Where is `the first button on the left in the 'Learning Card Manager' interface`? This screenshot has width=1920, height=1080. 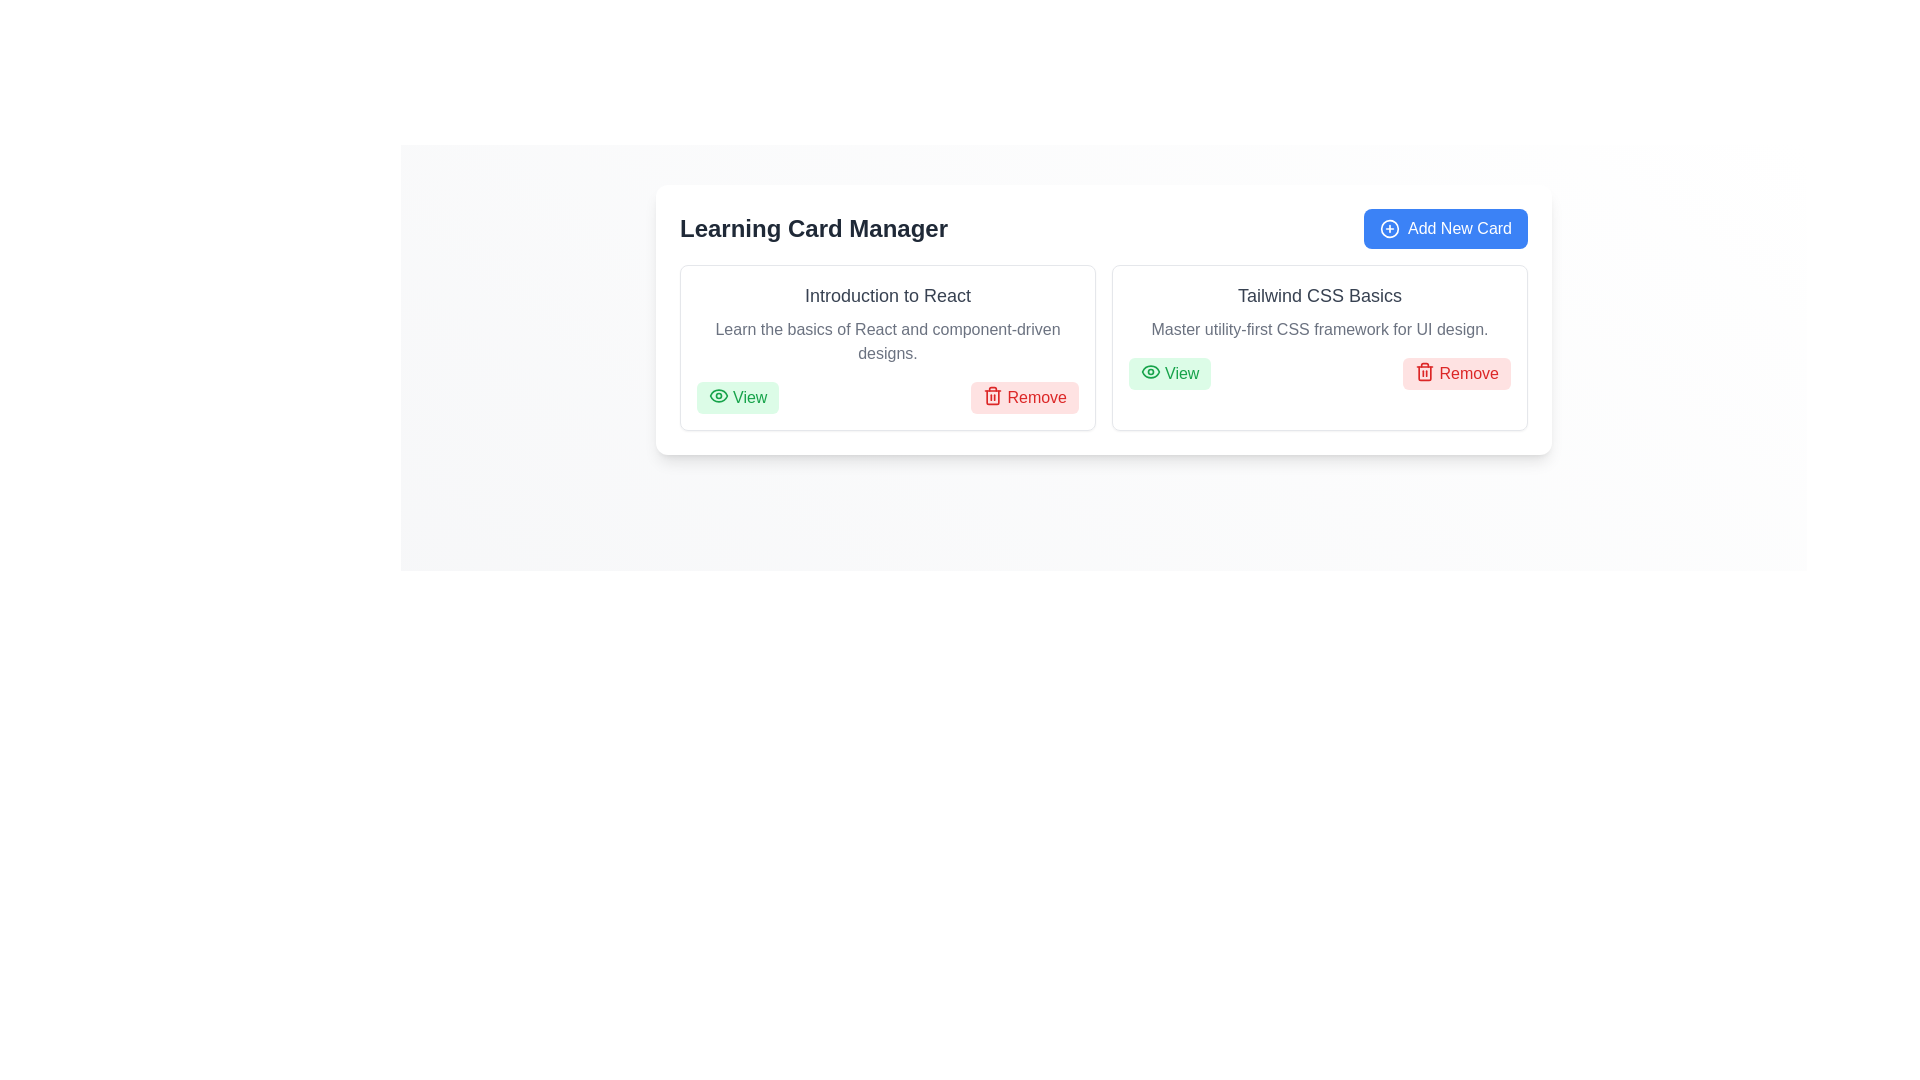 the first button on the left in the 'Learning Card Manager' interface is located at coordinates (737, 397).